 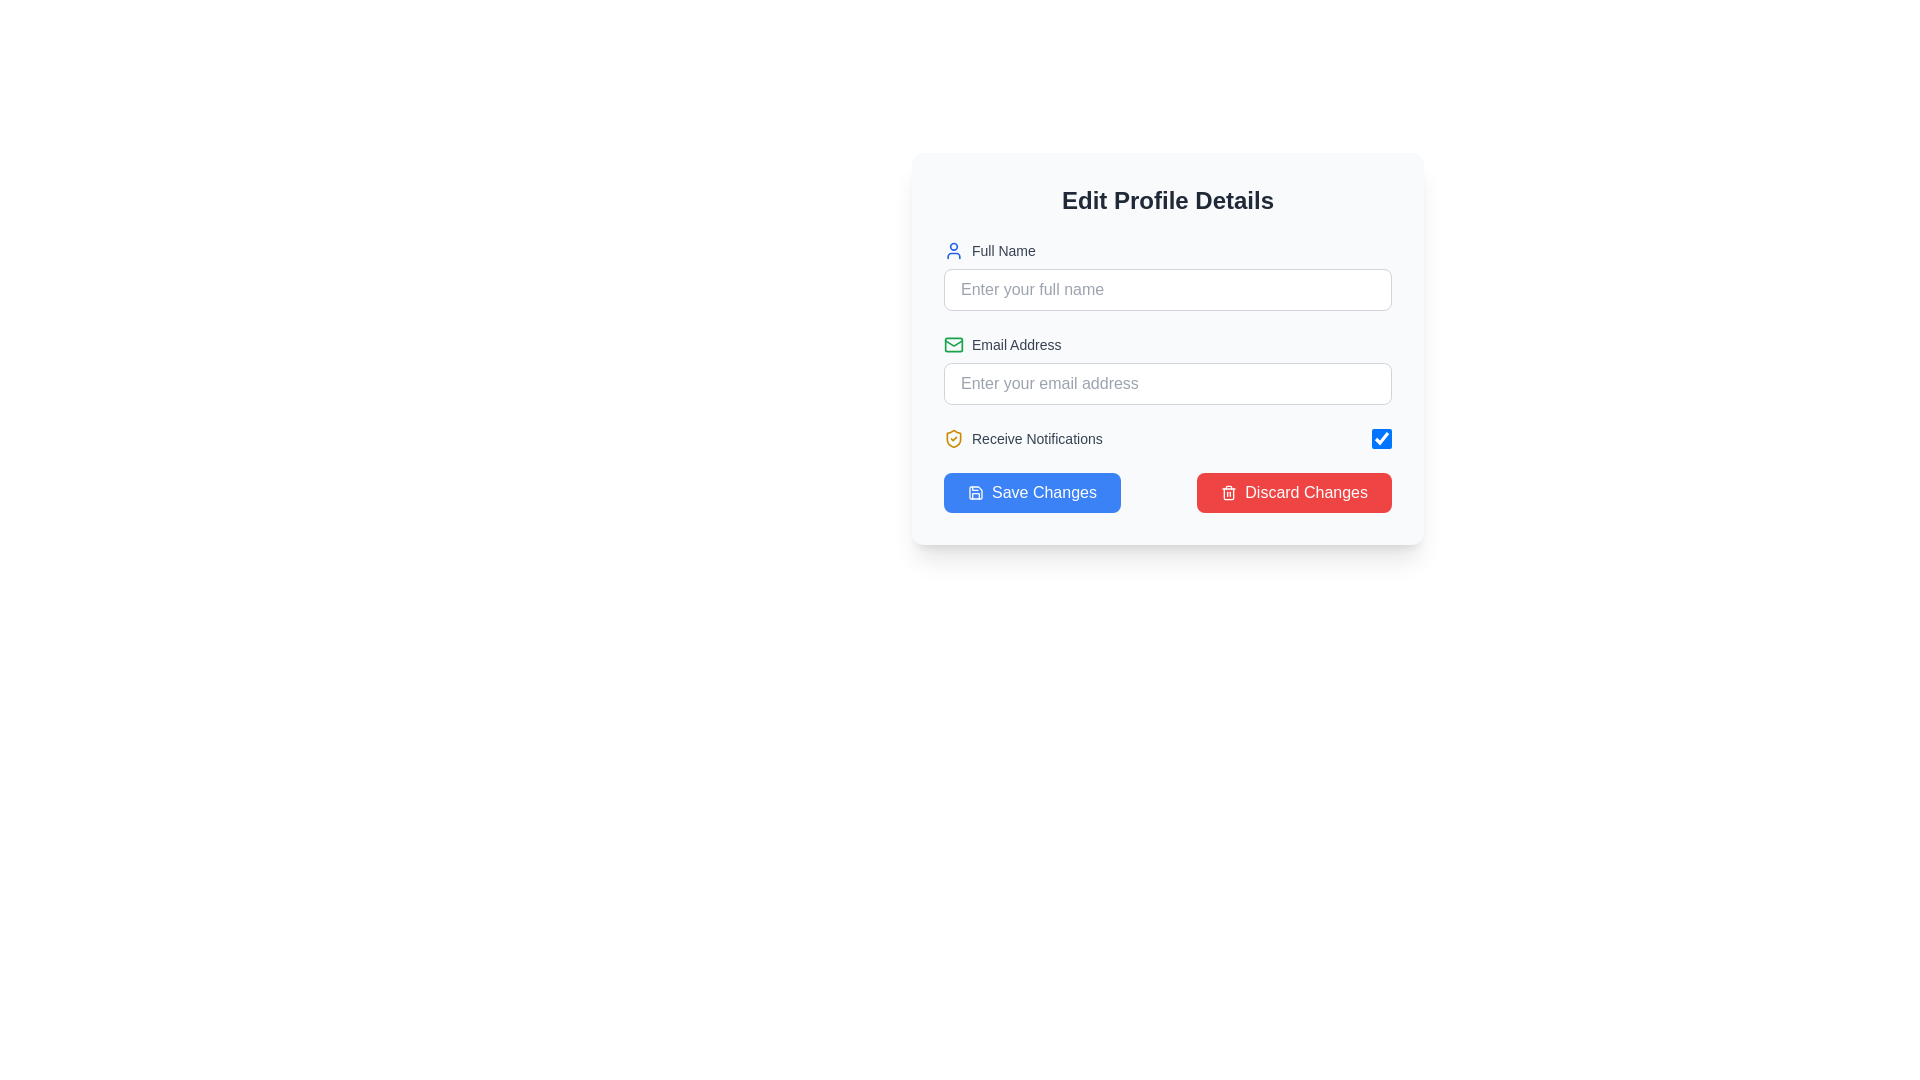 I want to click on the user profile editing form section located centrally below the 'Edit Profile Details' title, so click(x=1167, y=347).